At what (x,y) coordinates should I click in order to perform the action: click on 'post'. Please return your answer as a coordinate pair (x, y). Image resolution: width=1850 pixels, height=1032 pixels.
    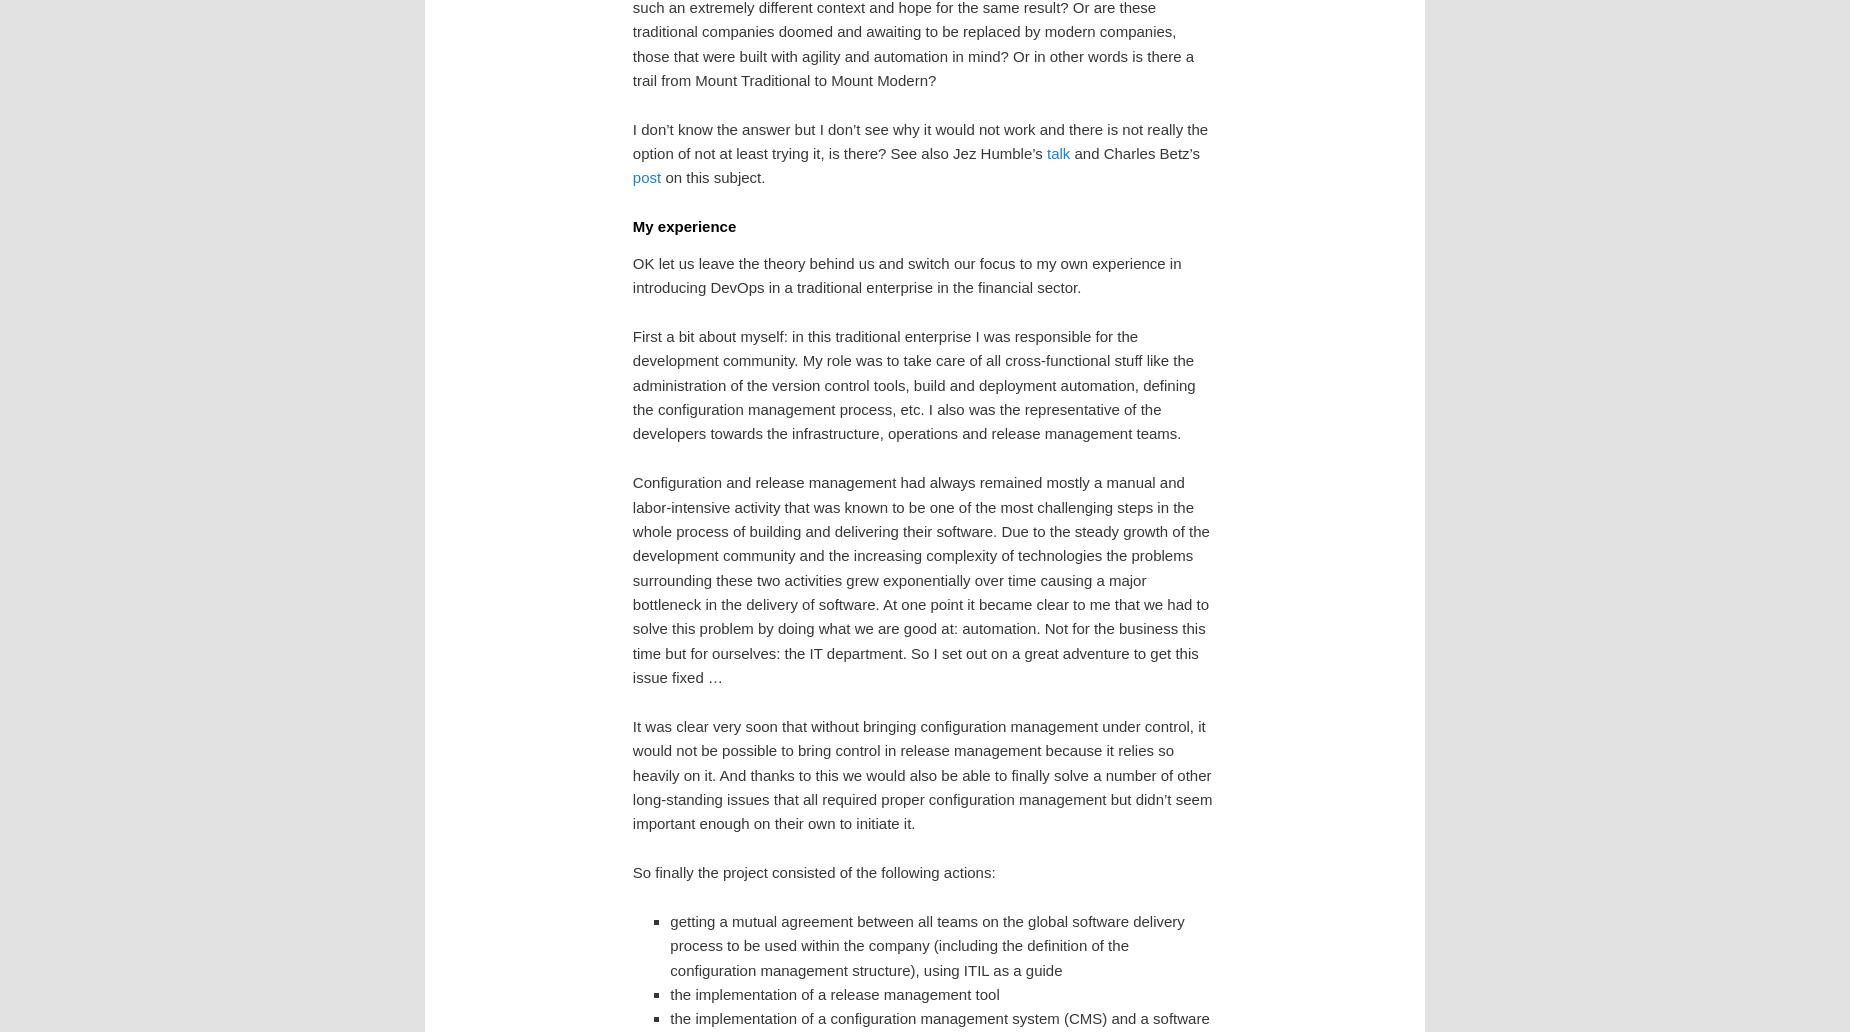
    Looking at the image, I should click on (646, 176).